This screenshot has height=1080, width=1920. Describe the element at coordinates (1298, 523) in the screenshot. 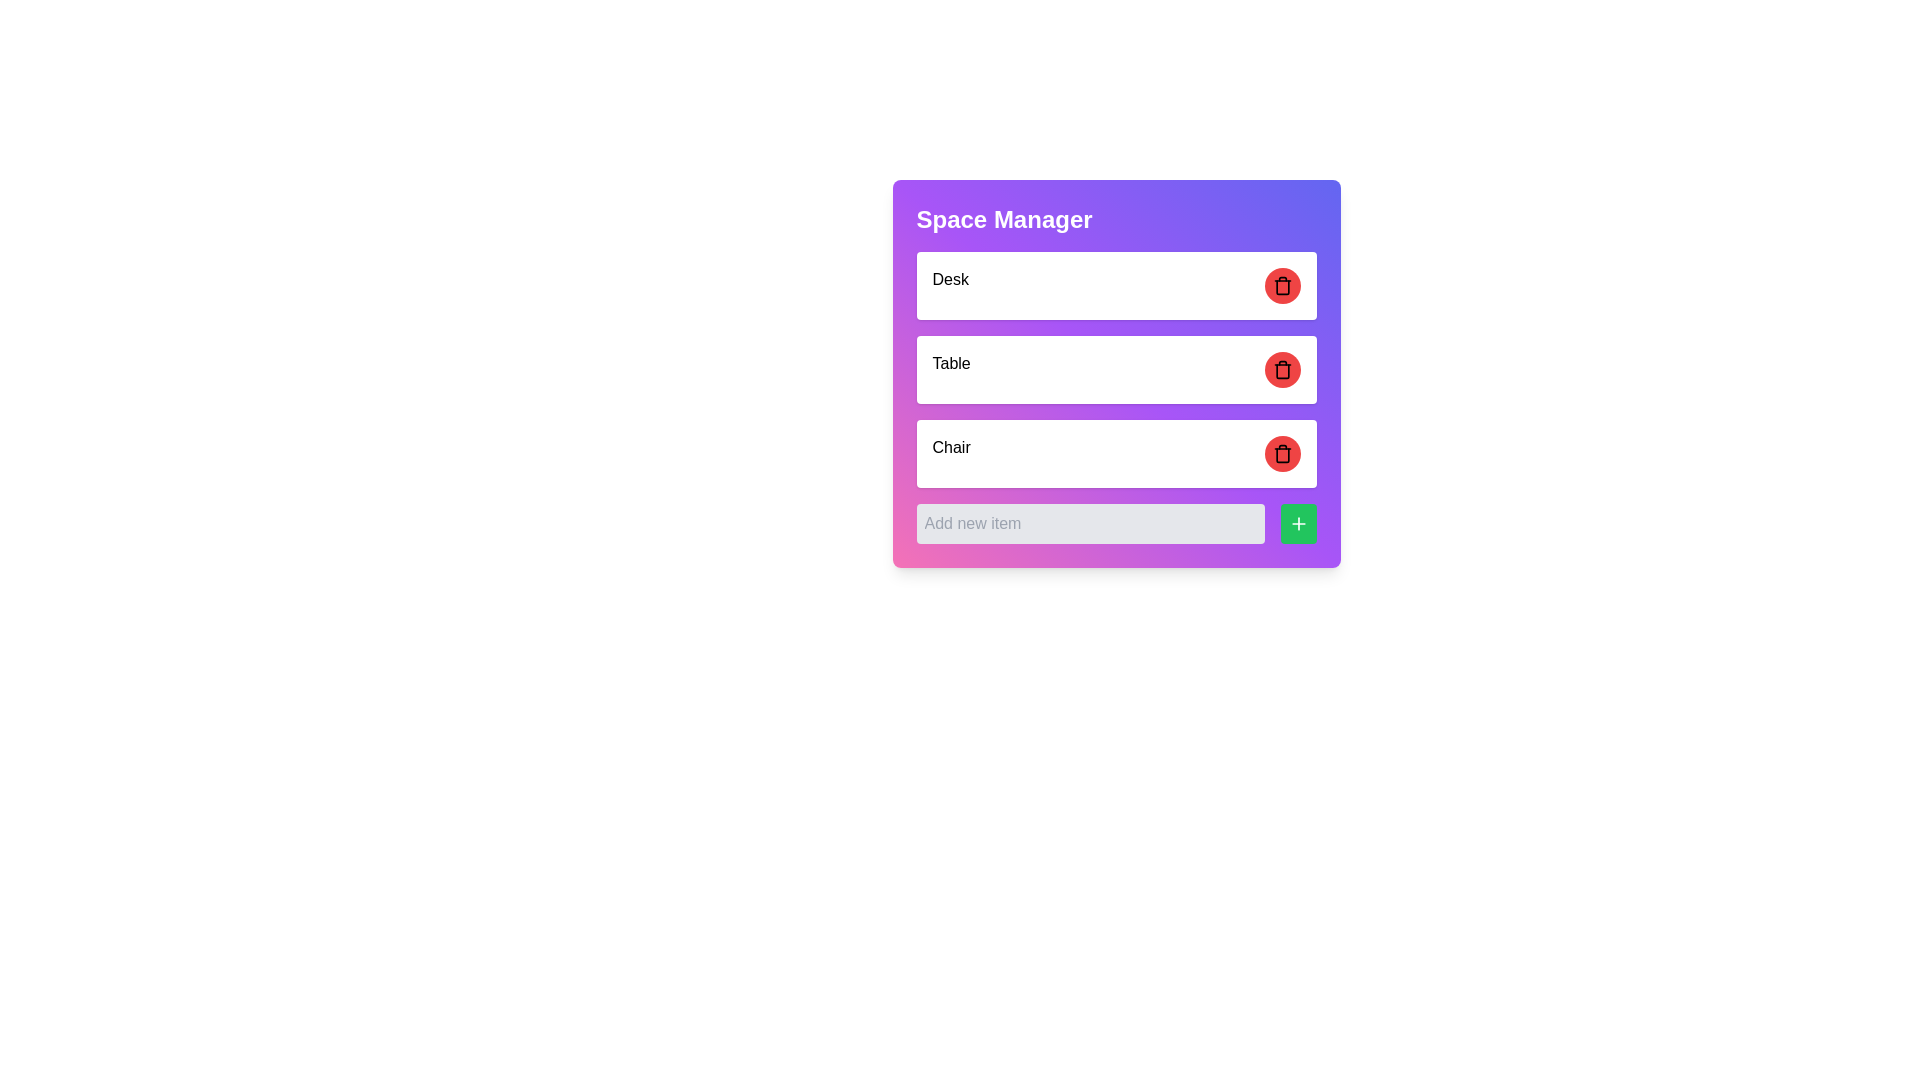

I see `the green rounded rectangular button with a plus sign icon at the far right of the layout` at that location.